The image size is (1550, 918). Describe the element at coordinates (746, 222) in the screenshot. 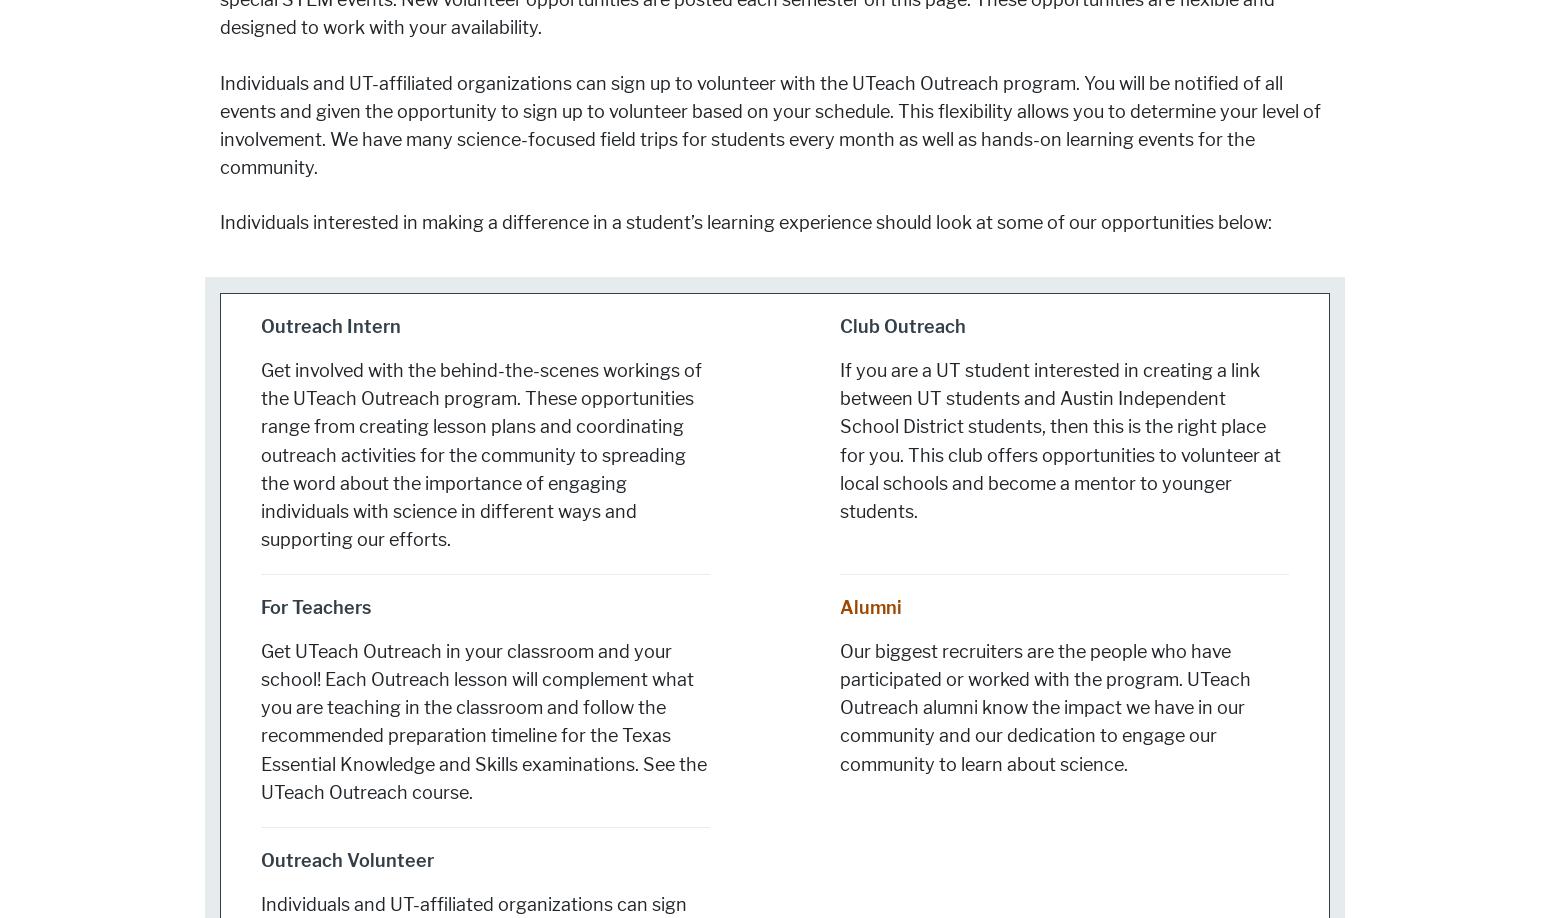

I see `'Individuals interested in making a difference in a student’s learning experience should look at some of our opportunities below:'` at that location.